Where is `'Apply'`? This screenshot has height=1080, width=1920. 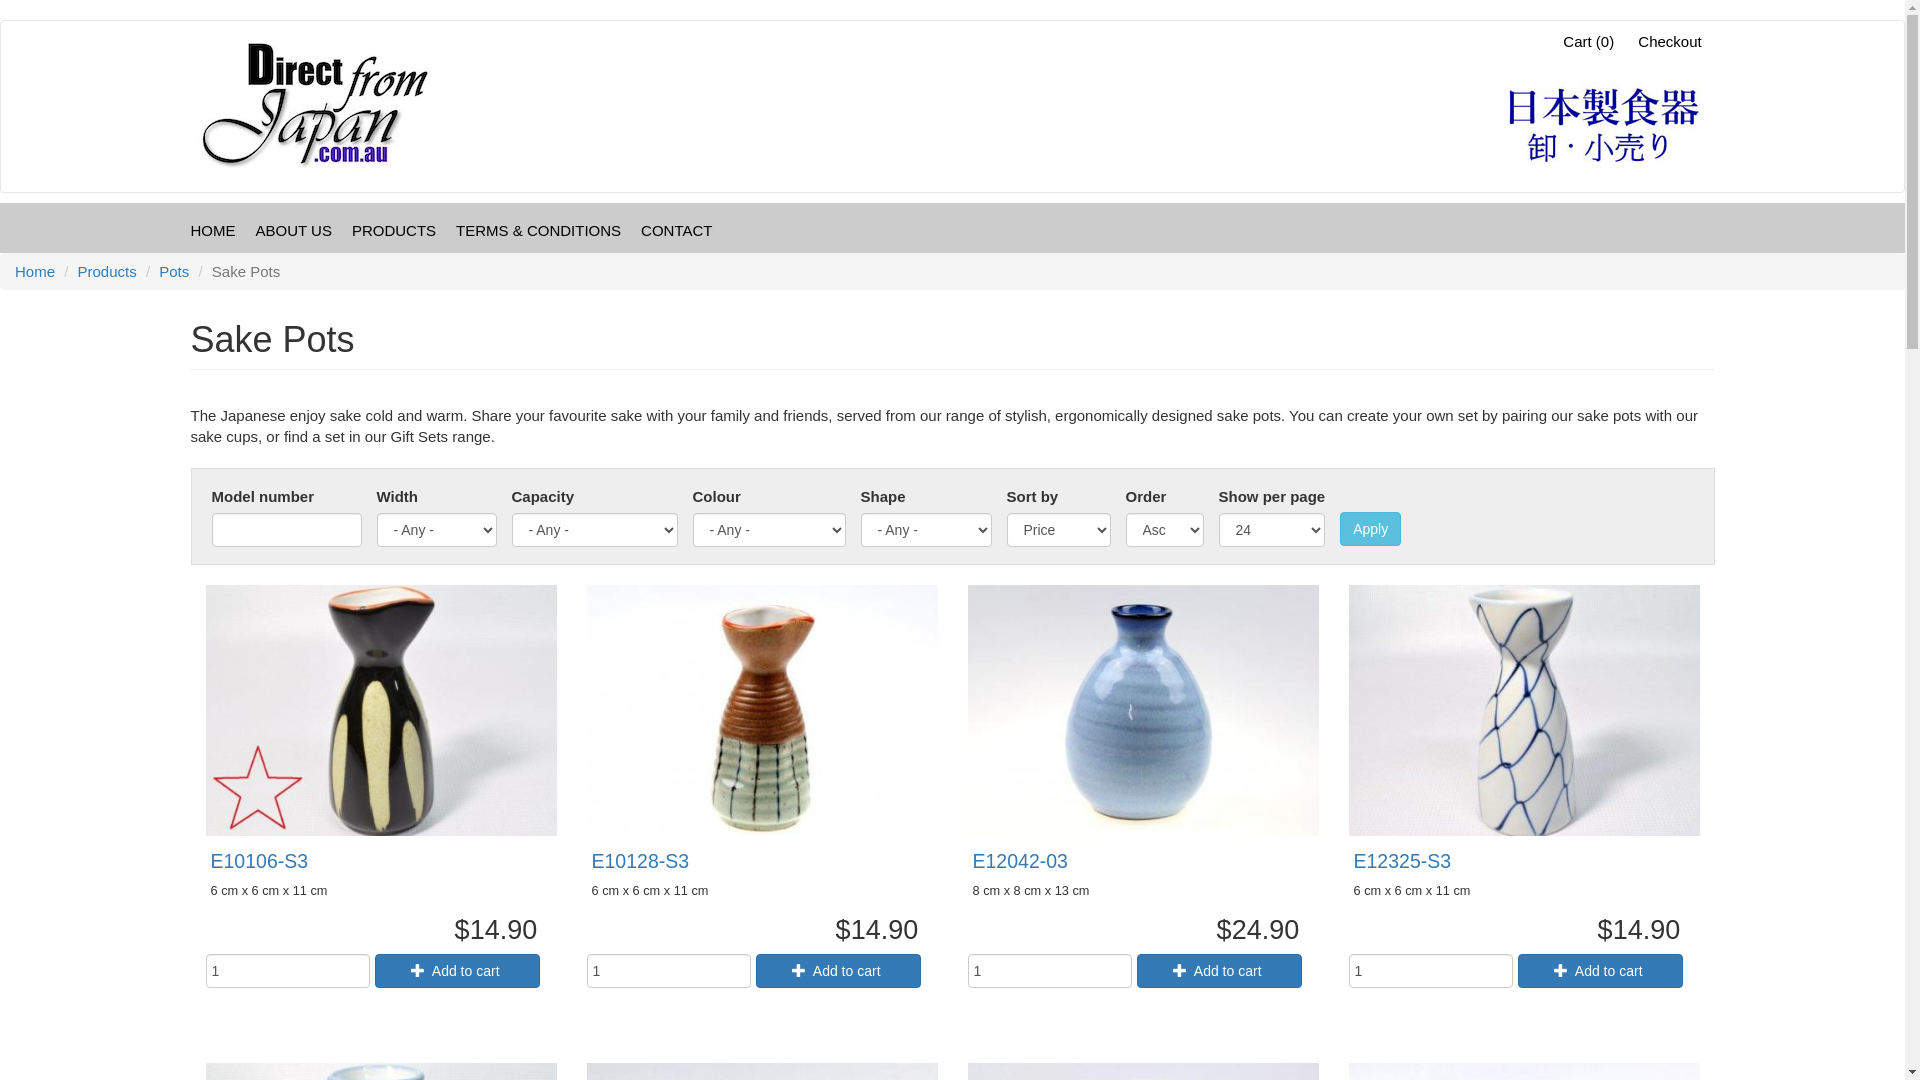
'Apply' is located at coordinates (1369, 527).